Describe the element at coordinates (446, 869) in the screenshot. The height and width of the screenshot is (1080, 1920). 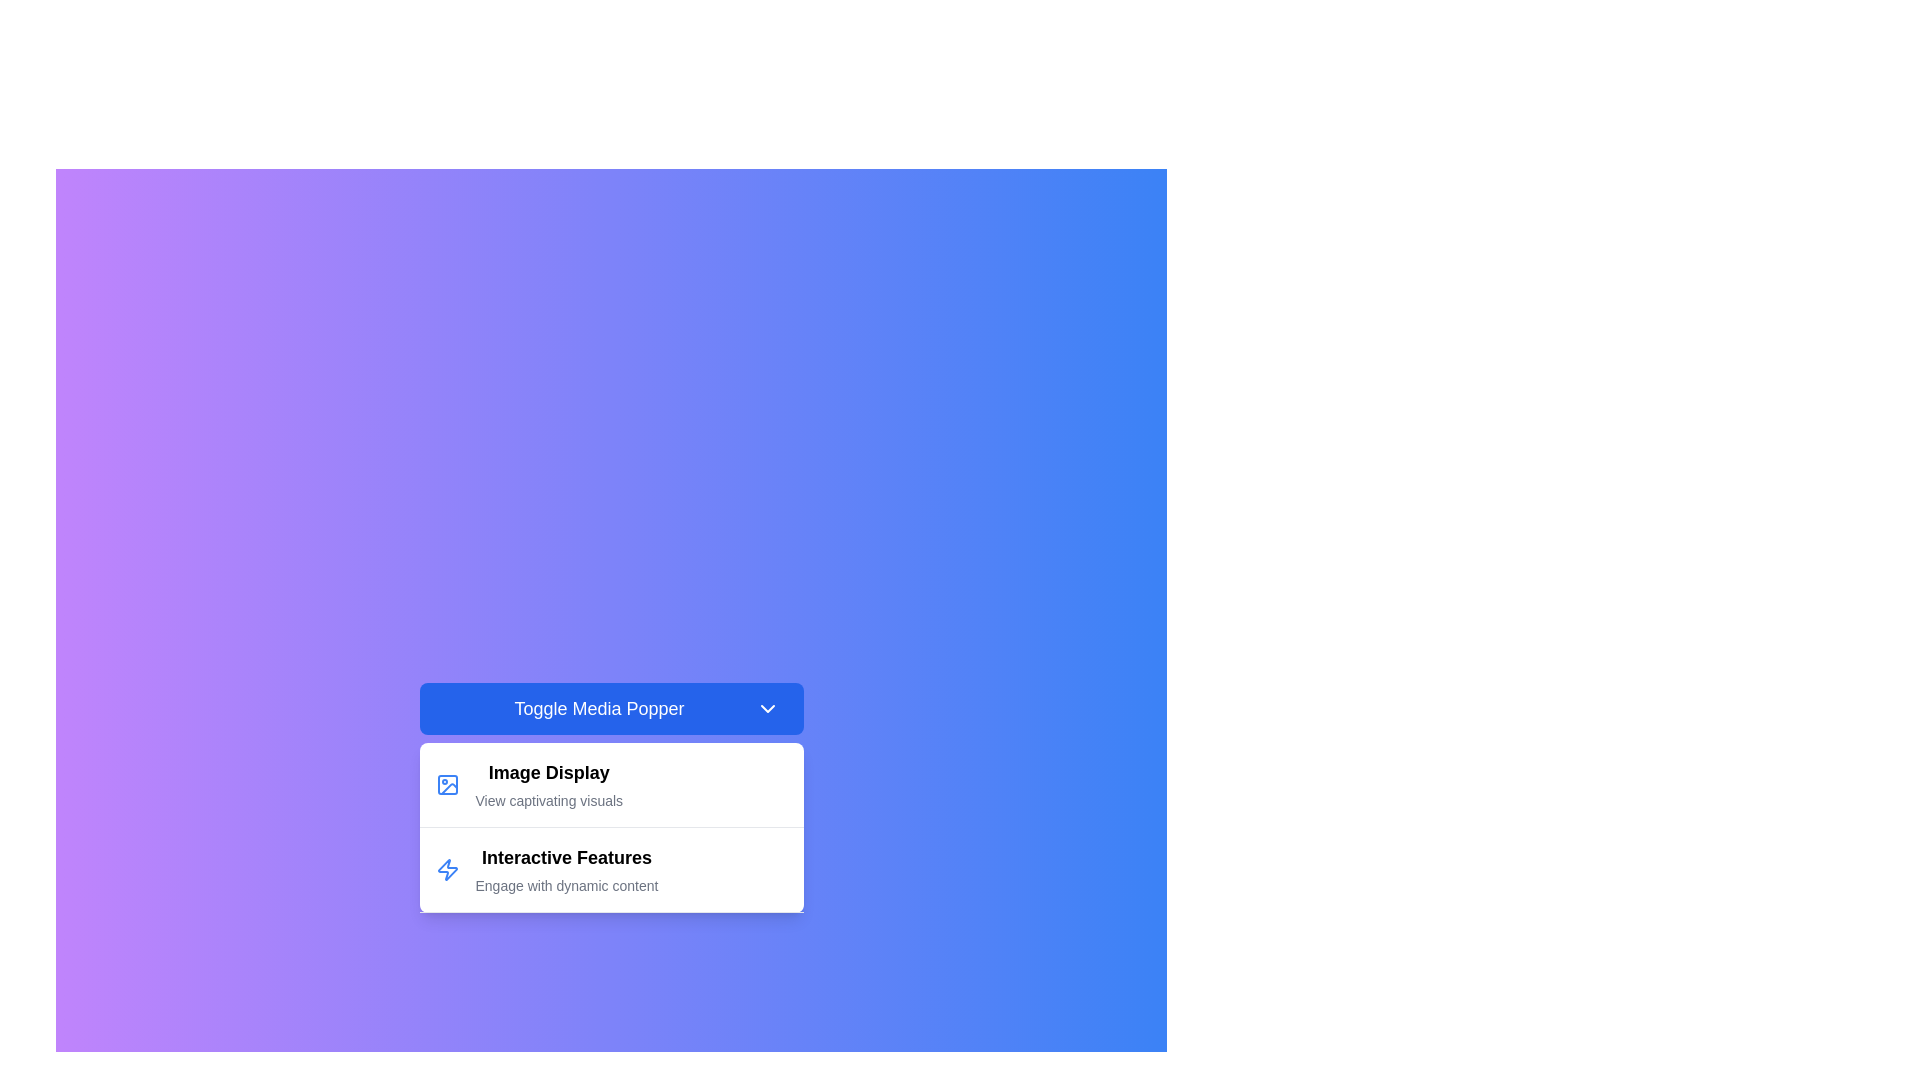
I see `the 'Interactive Features' icon located in the second list item of the 'Toggle Media Popper' drop-down menu` at that location.